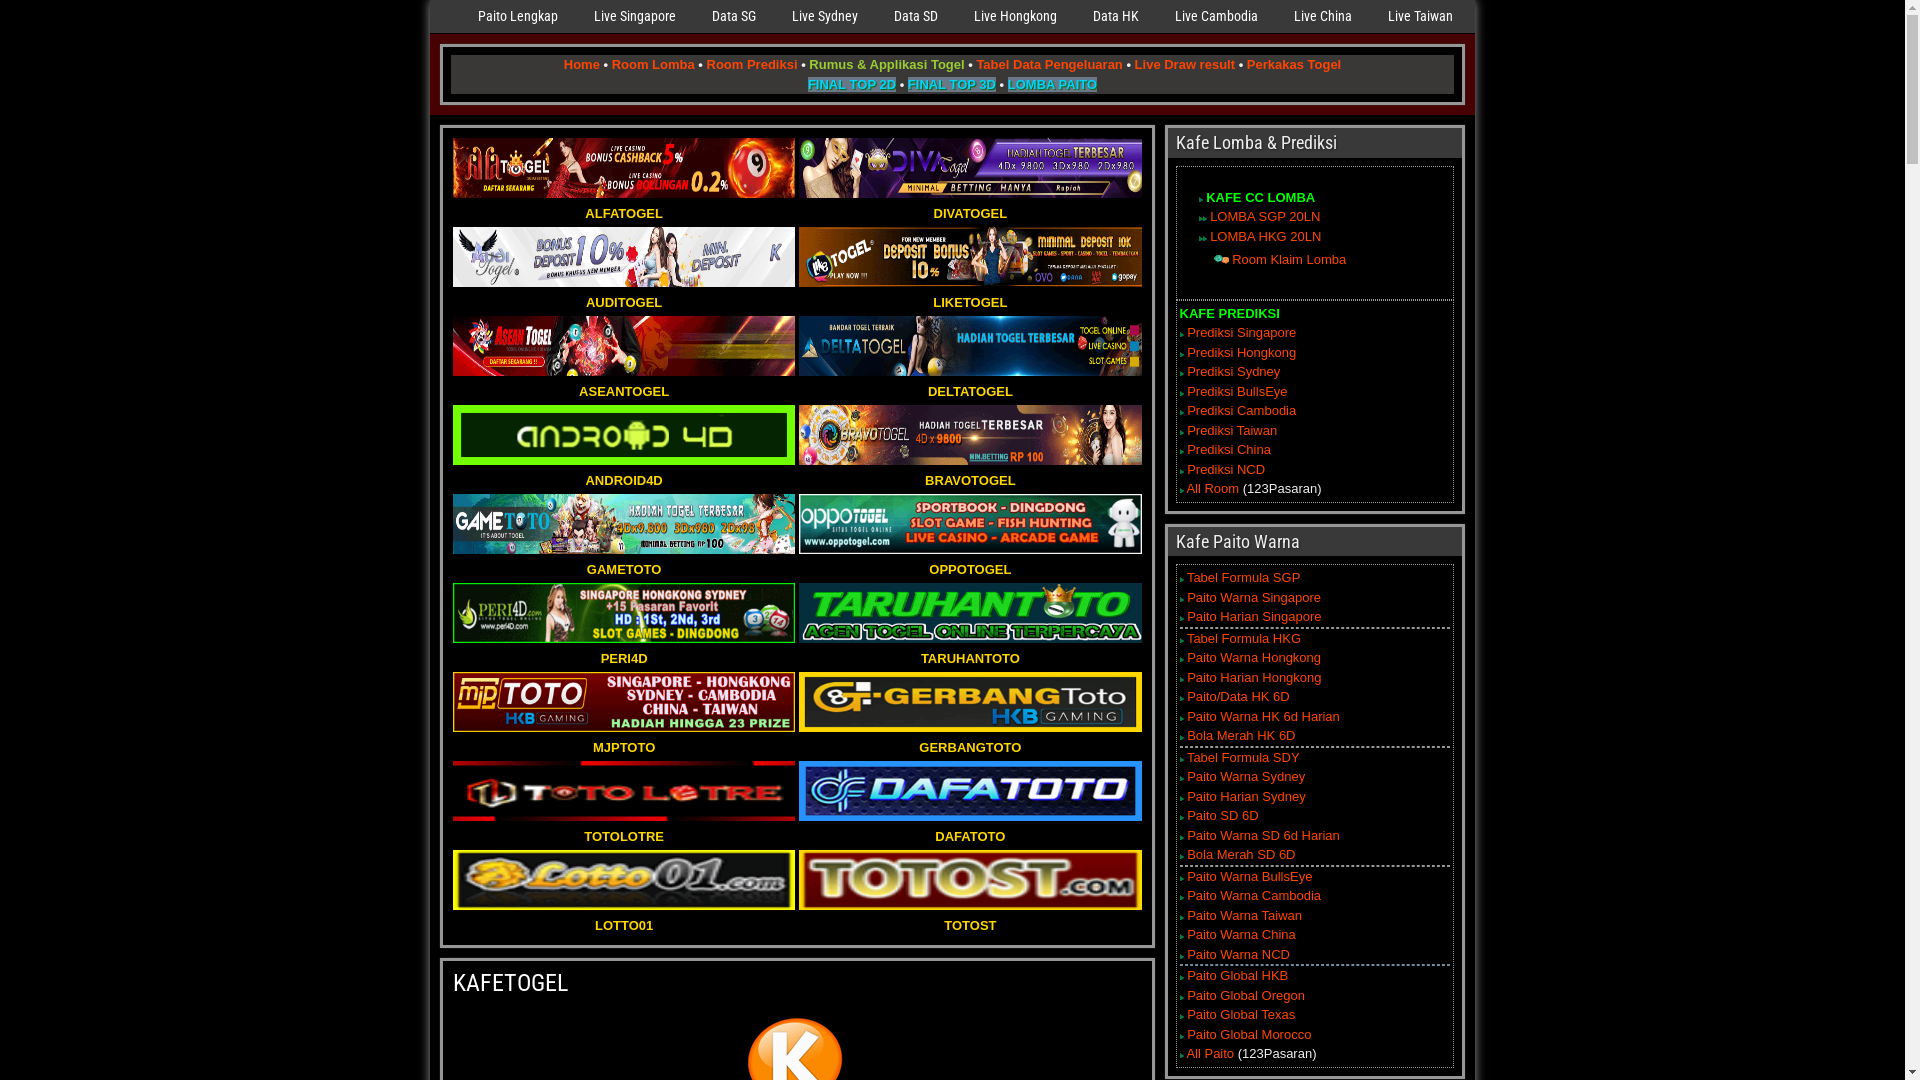  Describe the element at coordinates (623, 789) in the screenshot. I see `'Bandar Judi Online Terpercaya TOTOLOTRE'` at that location.